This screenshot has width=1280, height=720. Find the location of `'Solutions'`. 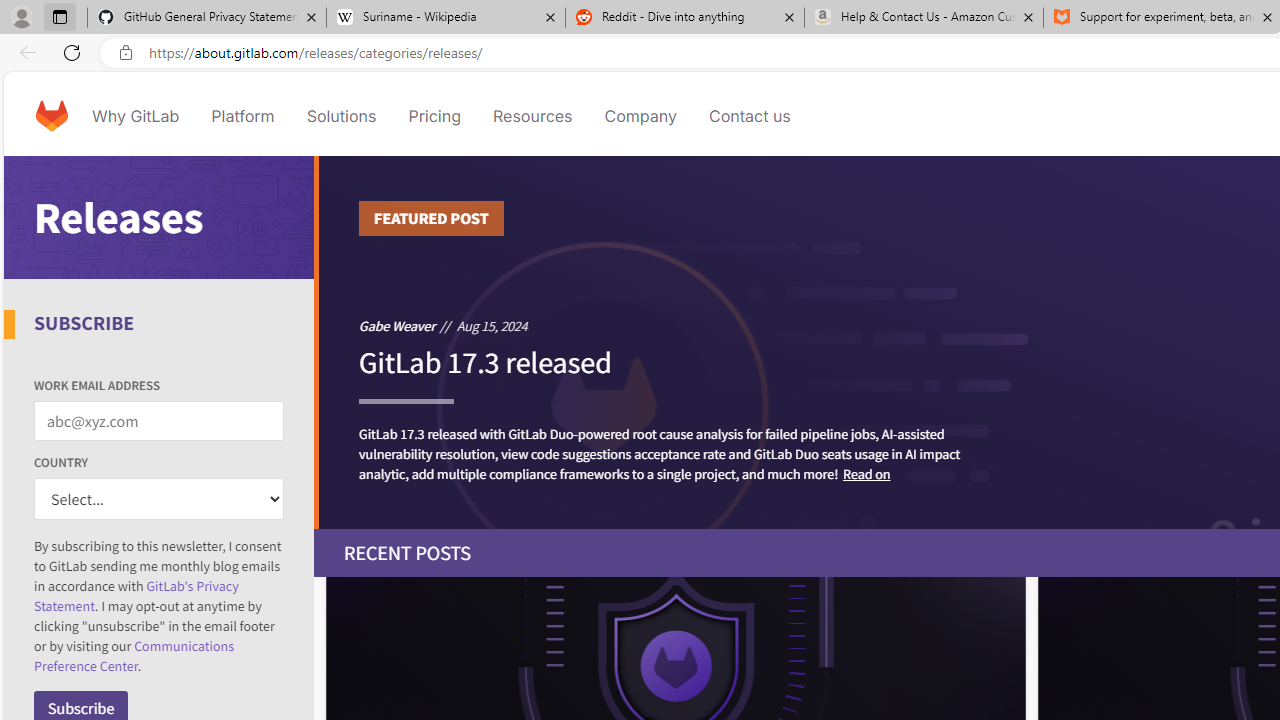

'Solutions' is located at coordinates (341, 115).